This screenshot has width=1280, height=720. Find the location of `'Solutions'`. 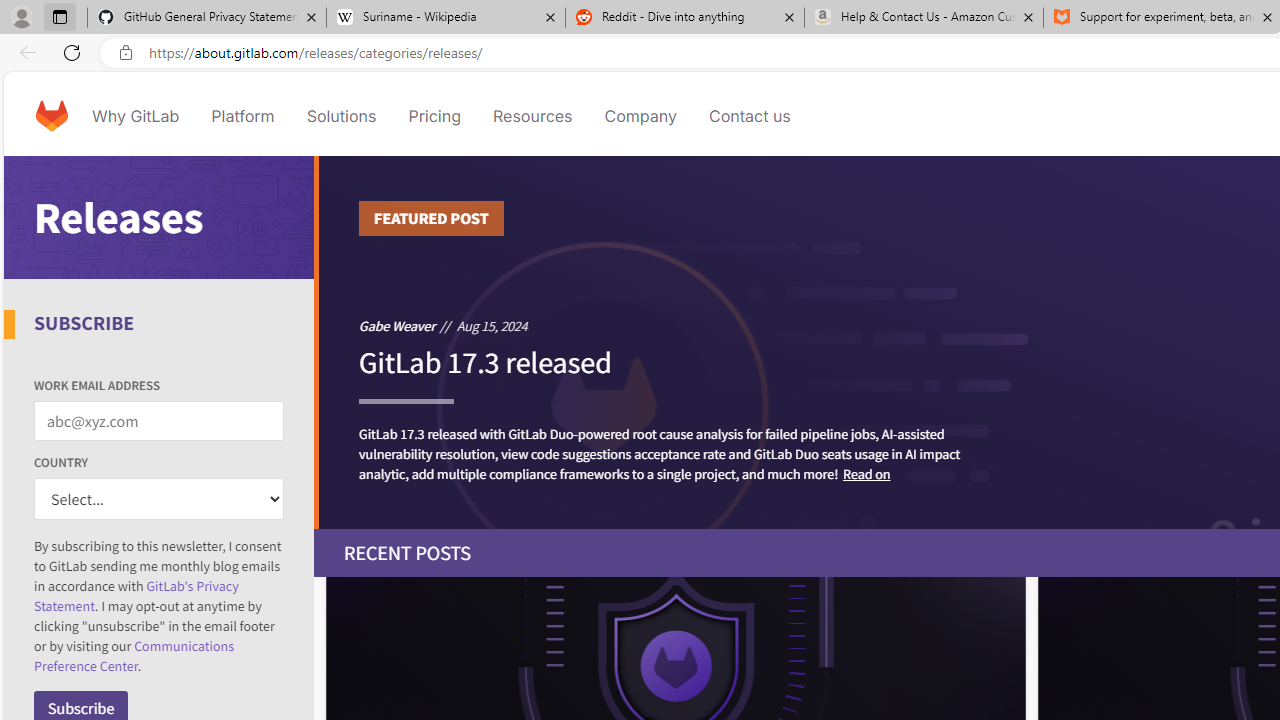

'Solutions' is located at coordinates (341, 115).